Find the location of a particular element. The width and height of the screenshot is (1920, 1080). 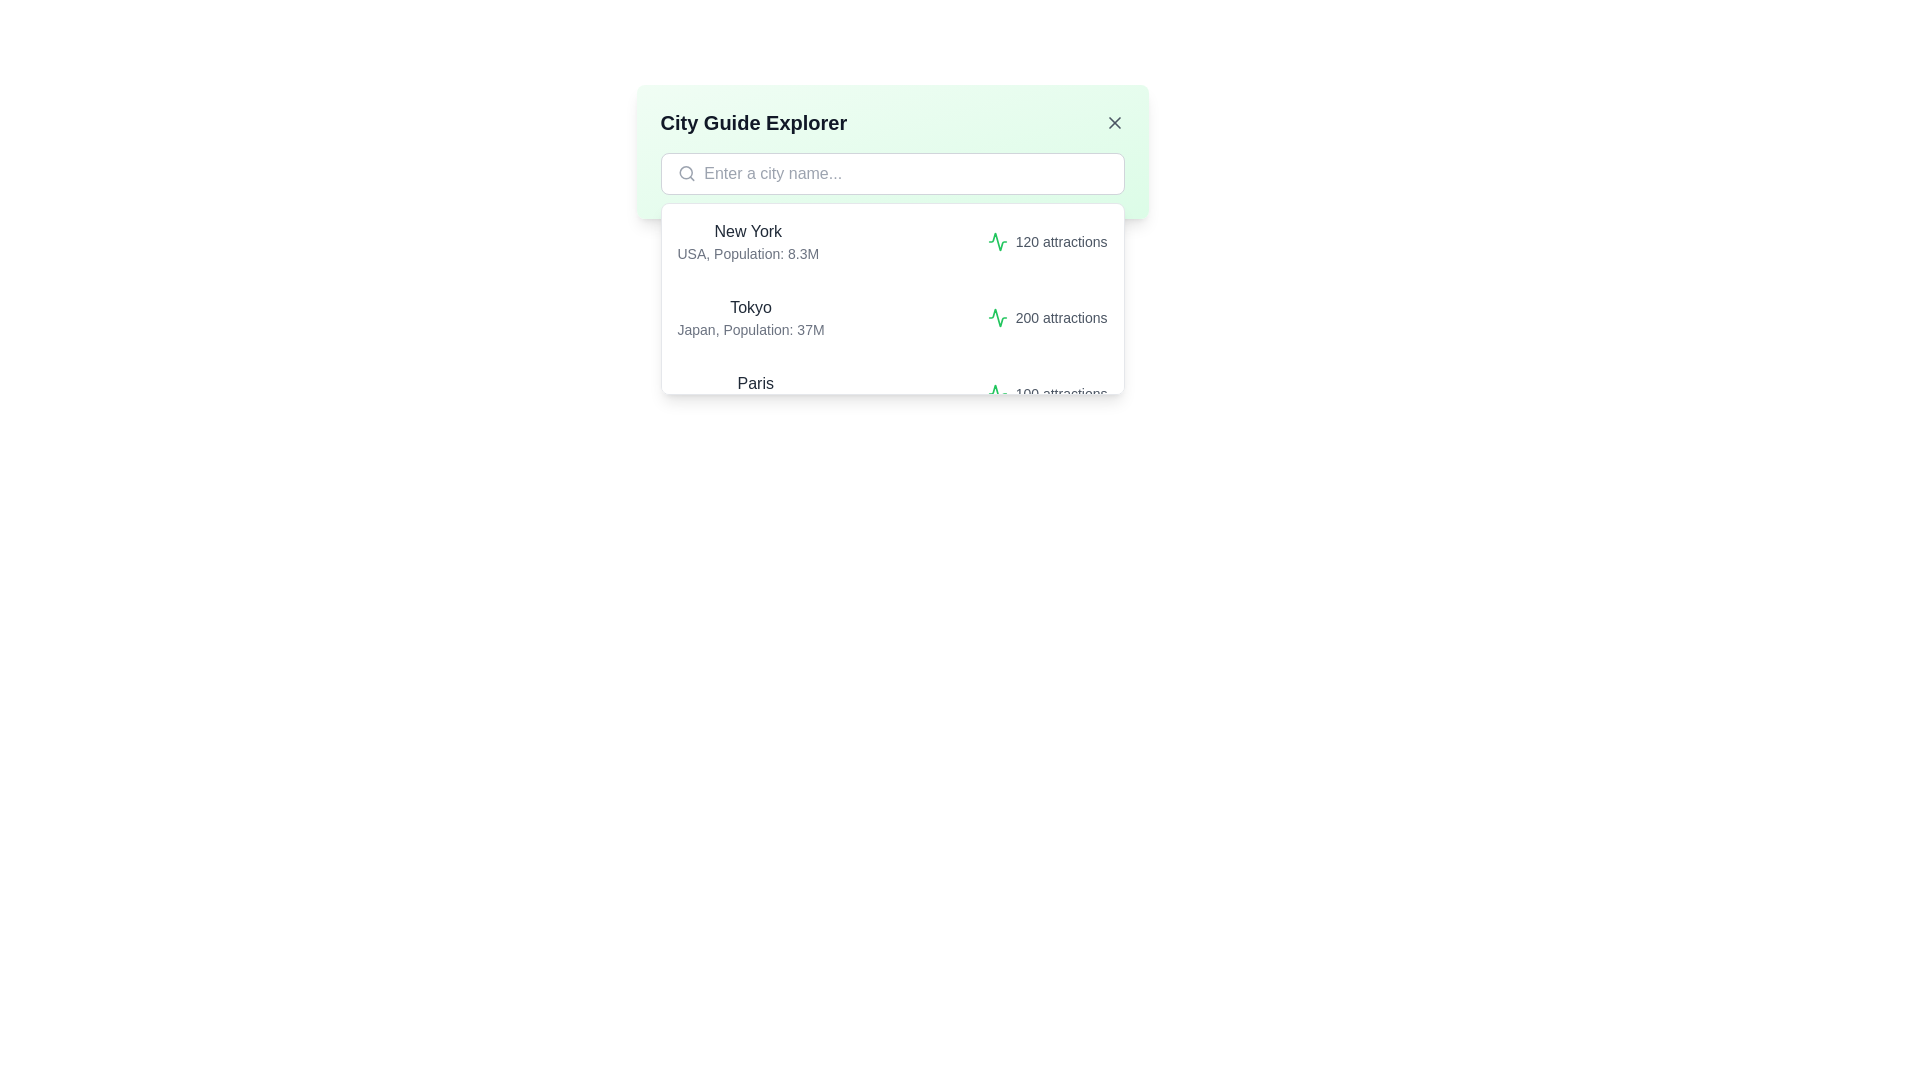

the green heartbeat-like icon that is positioned adjacent to the text label '200 attractions', which indicates its purpose related to the attractions count in Tokyo is located at coordinates (997, 316).